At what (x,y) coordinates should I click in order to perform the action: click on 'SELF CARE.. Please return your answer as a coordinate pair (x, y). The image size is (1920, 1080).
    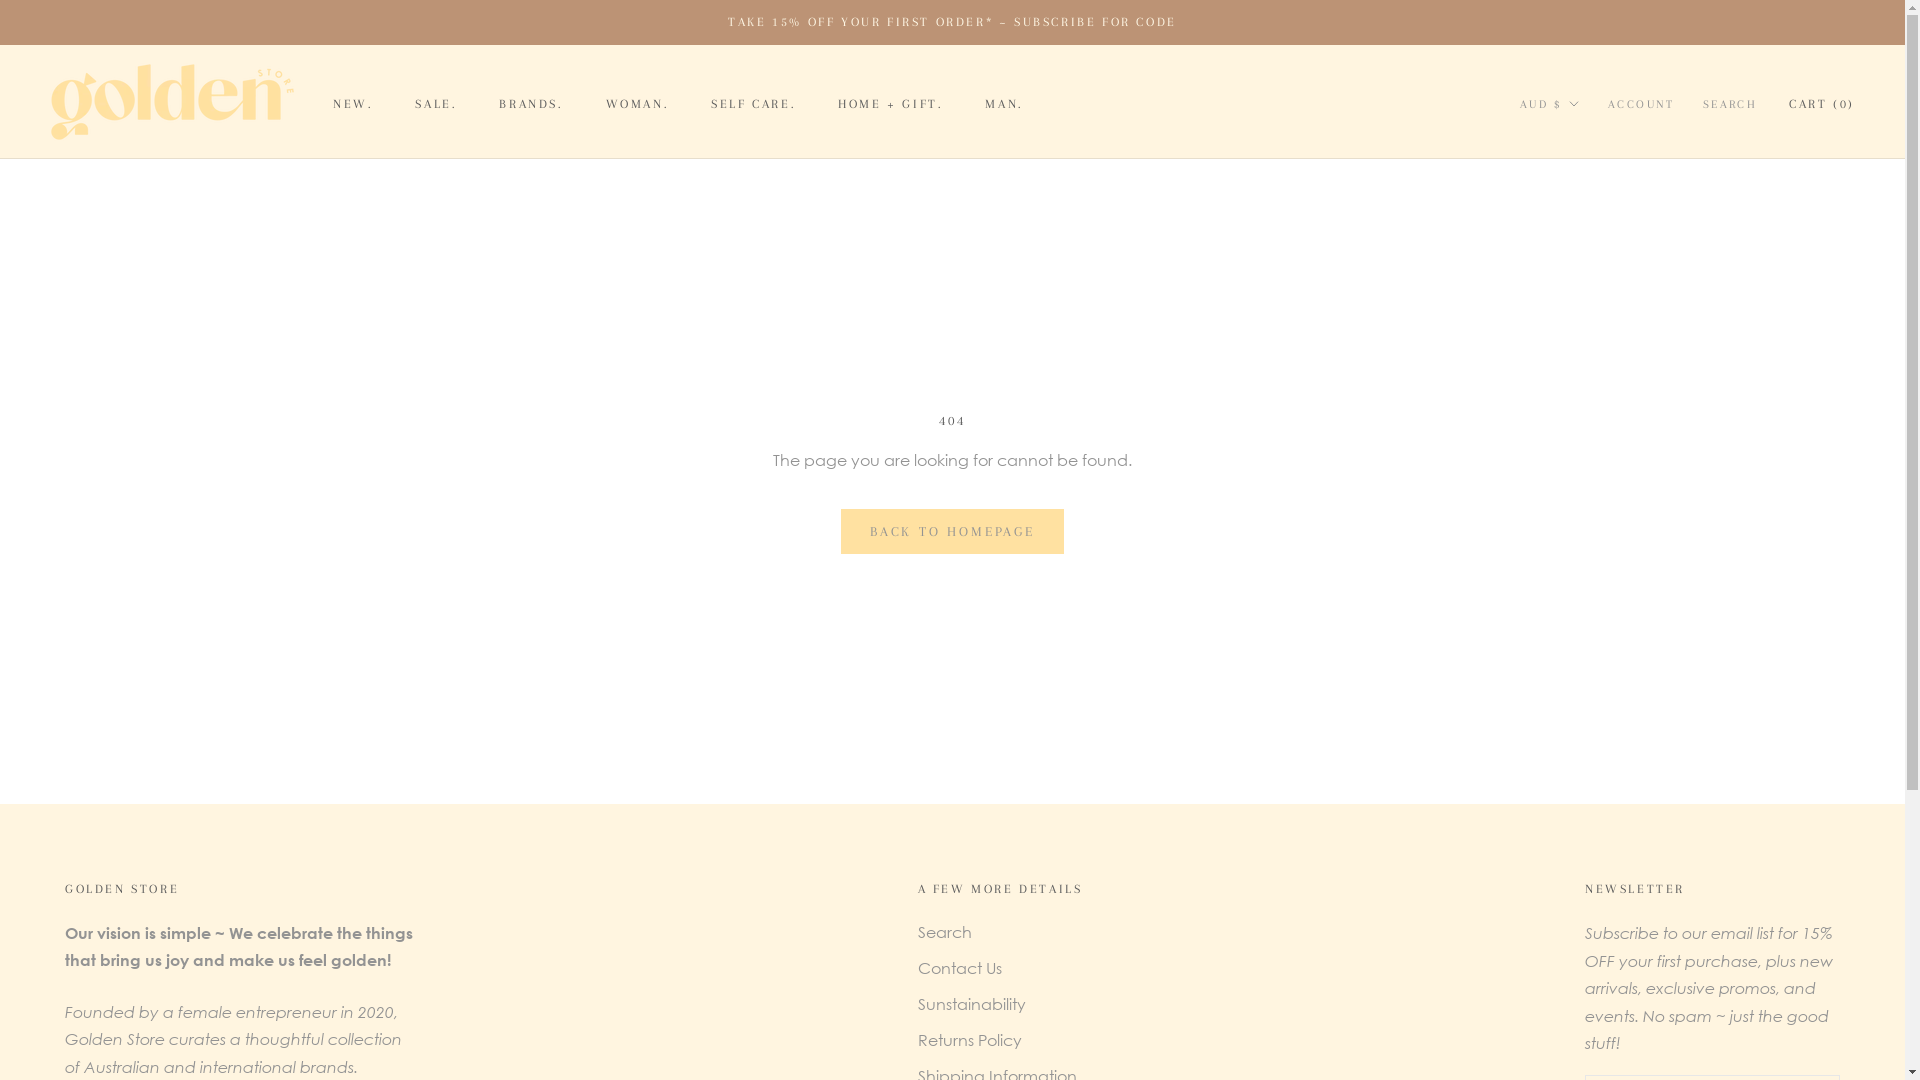
    Looking at the image, I should click on (752, 104).